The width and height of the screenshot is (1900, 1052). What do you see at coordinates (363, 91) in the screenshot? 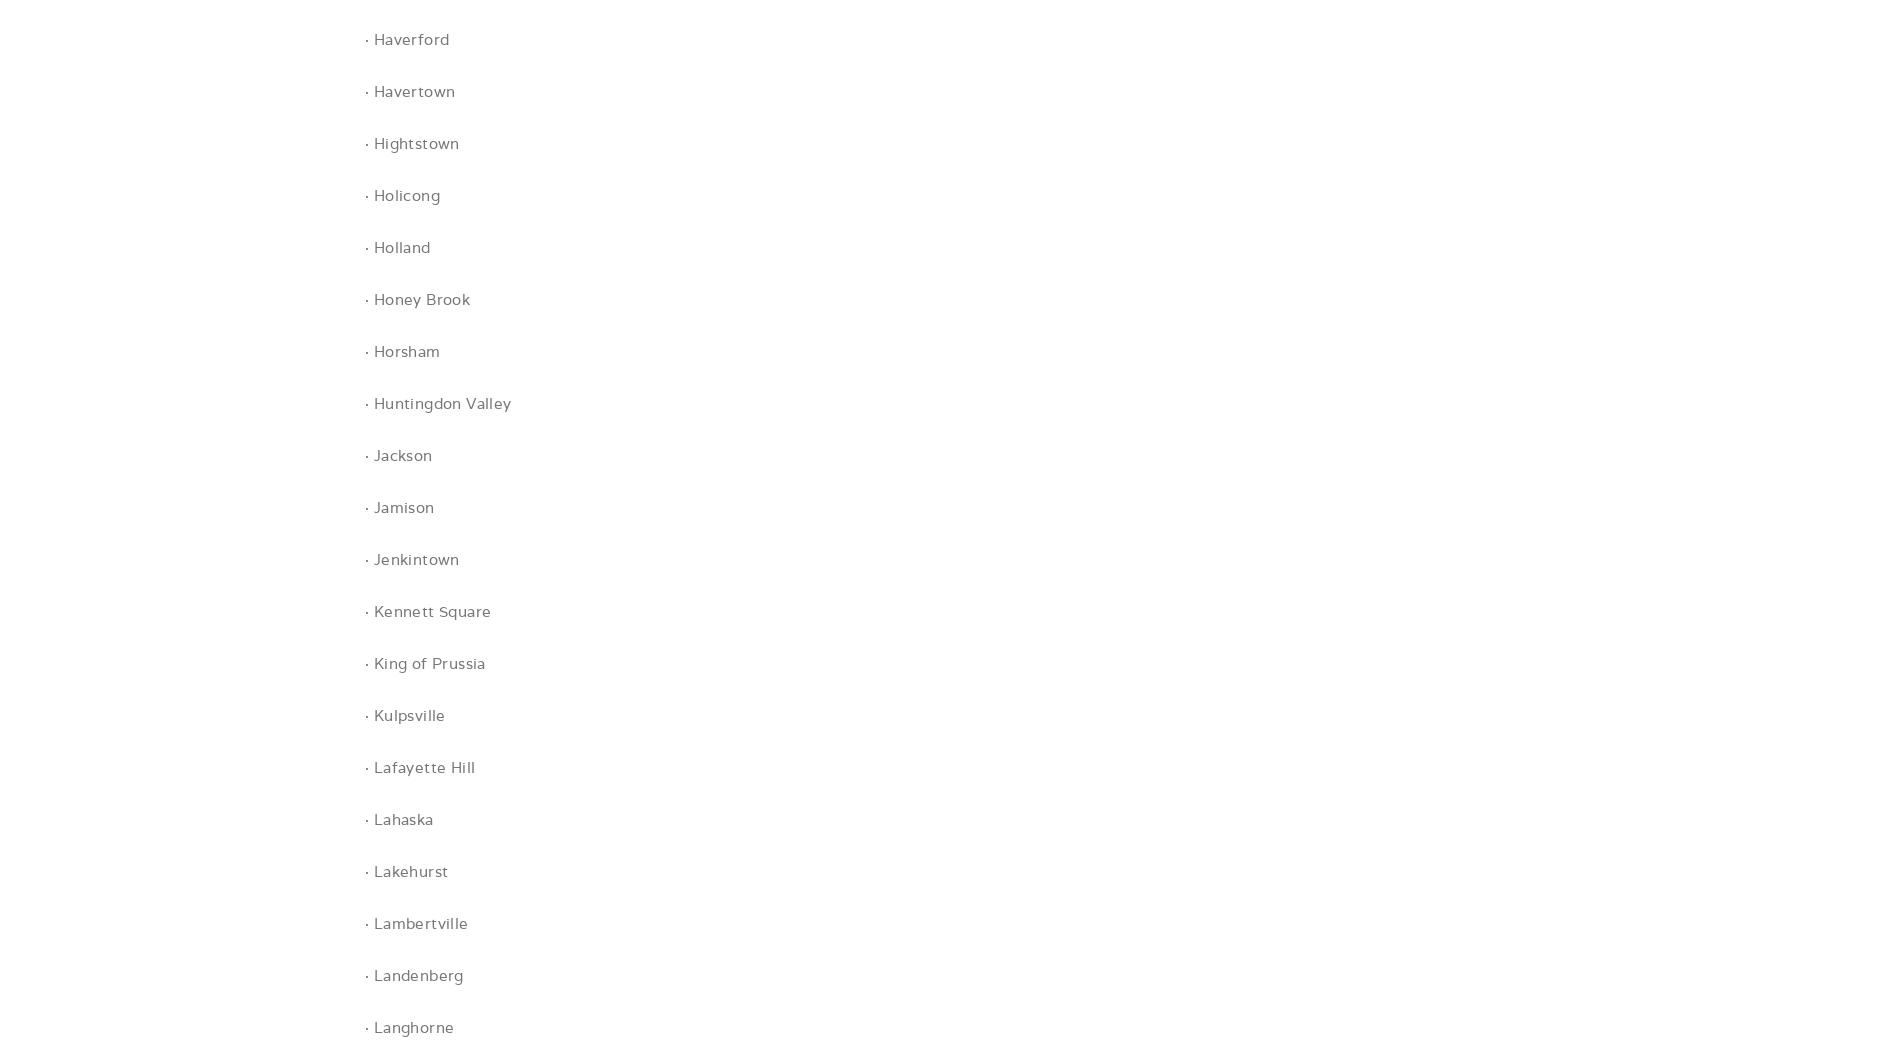
I see `'· Havertown'` at bounding box center [363, 91].